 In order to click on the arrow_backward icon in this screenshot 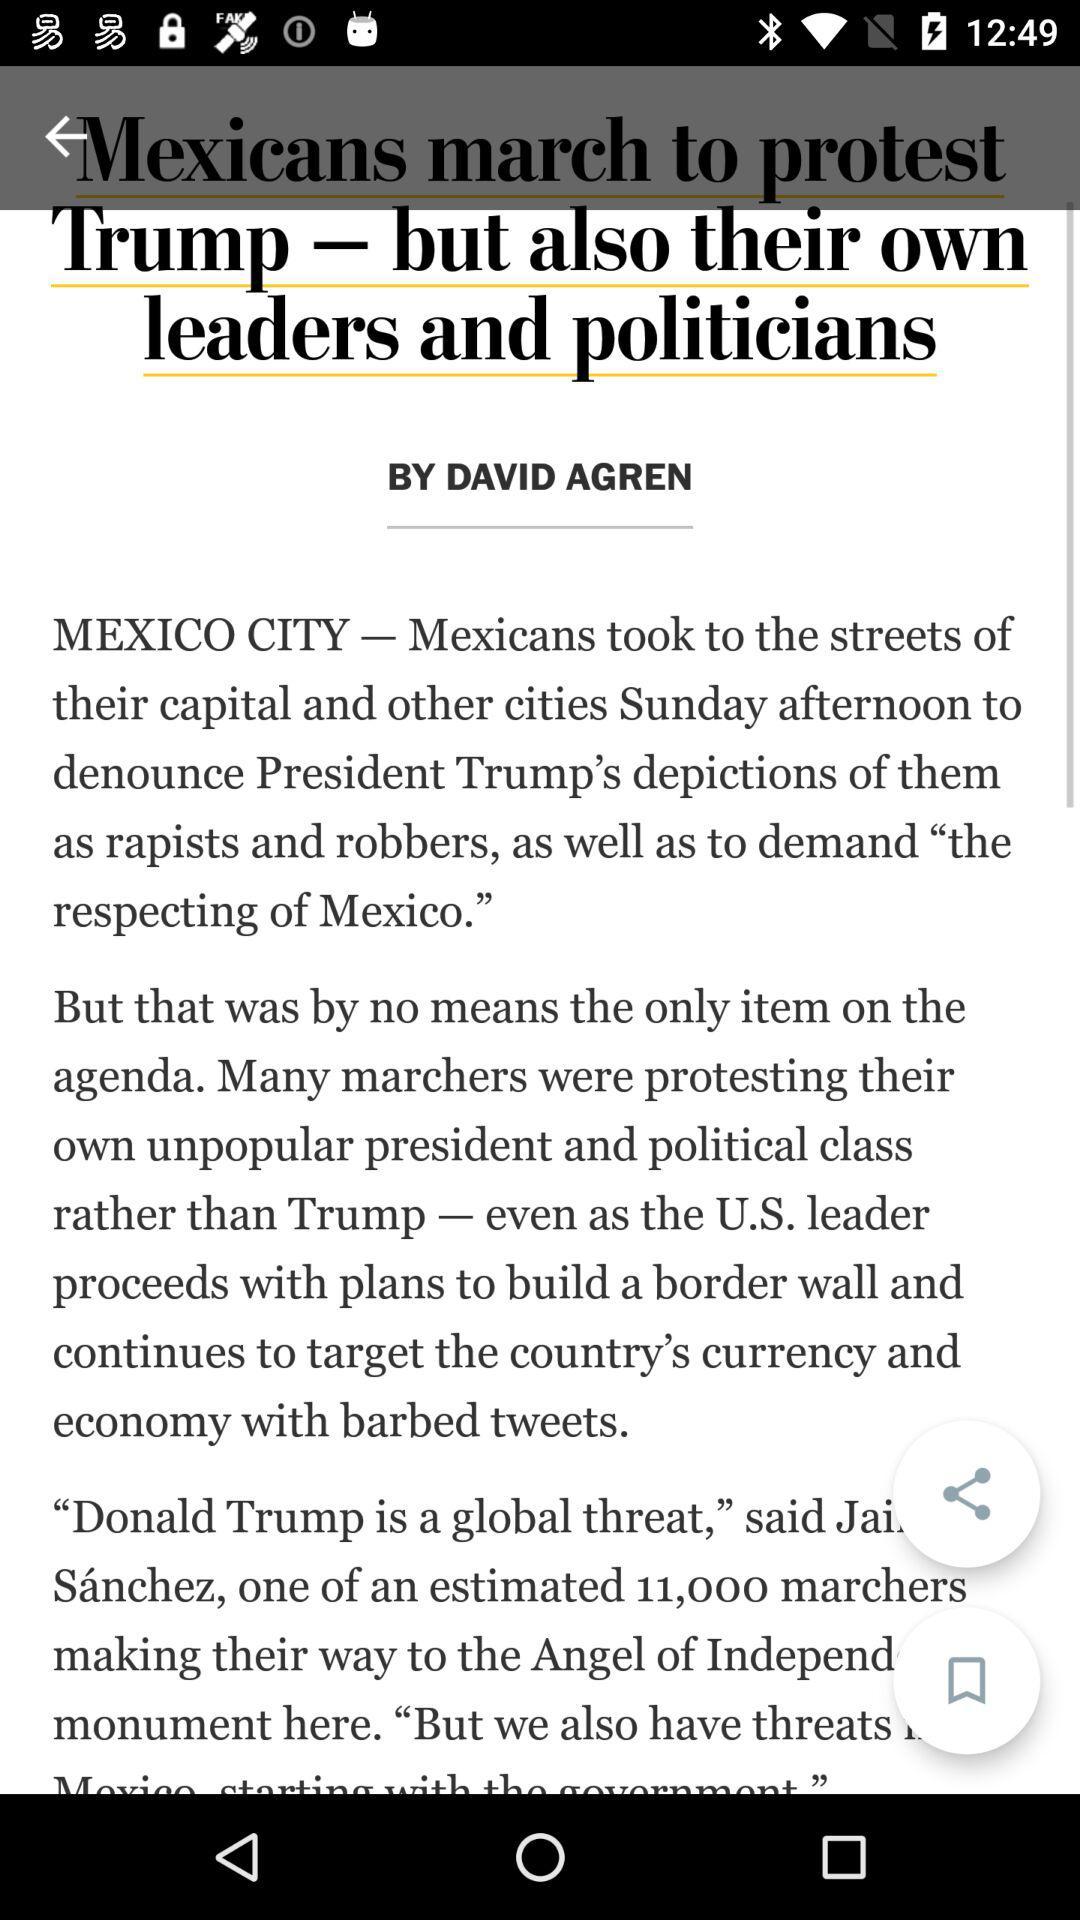, I will do `click(64, 135)`.